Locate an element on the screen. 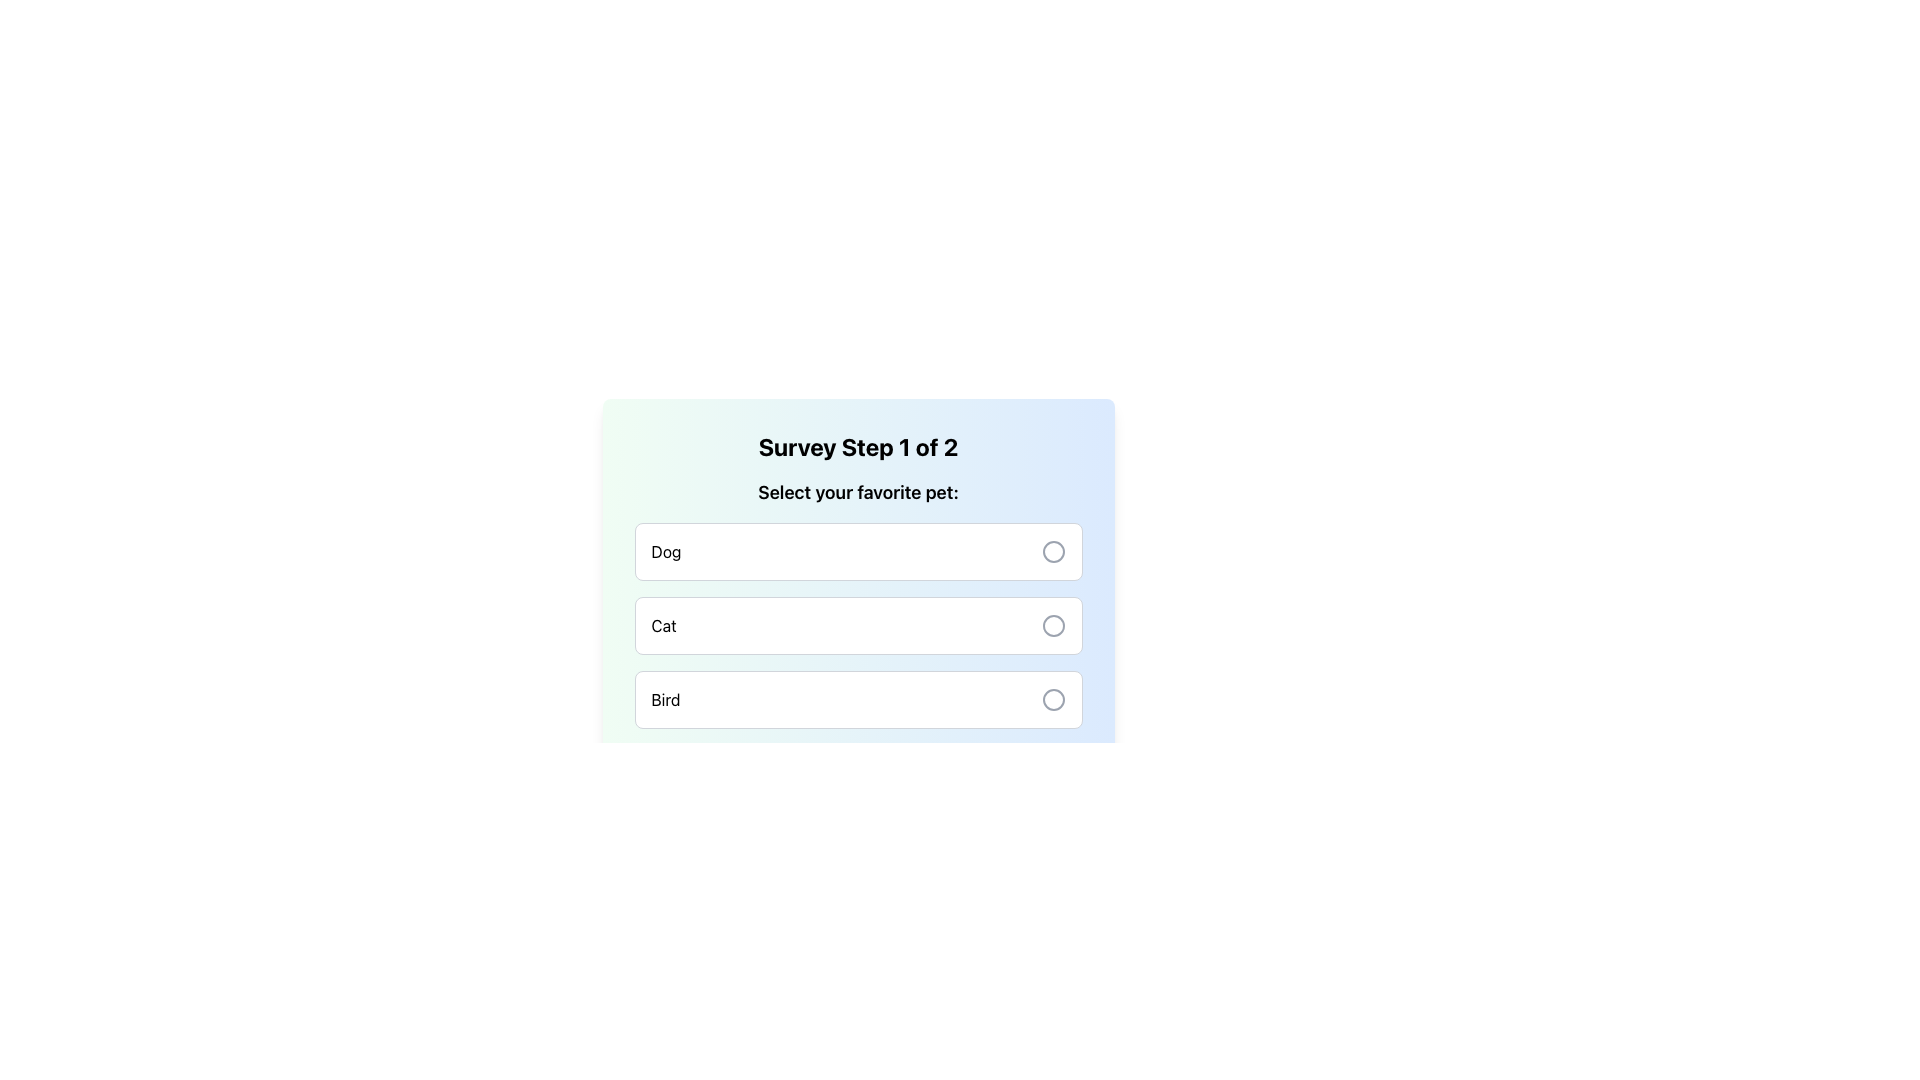  the Header text element that indicates the current step of the survey process, located at the top section of the survey form card is located at coordinates (858, 446).